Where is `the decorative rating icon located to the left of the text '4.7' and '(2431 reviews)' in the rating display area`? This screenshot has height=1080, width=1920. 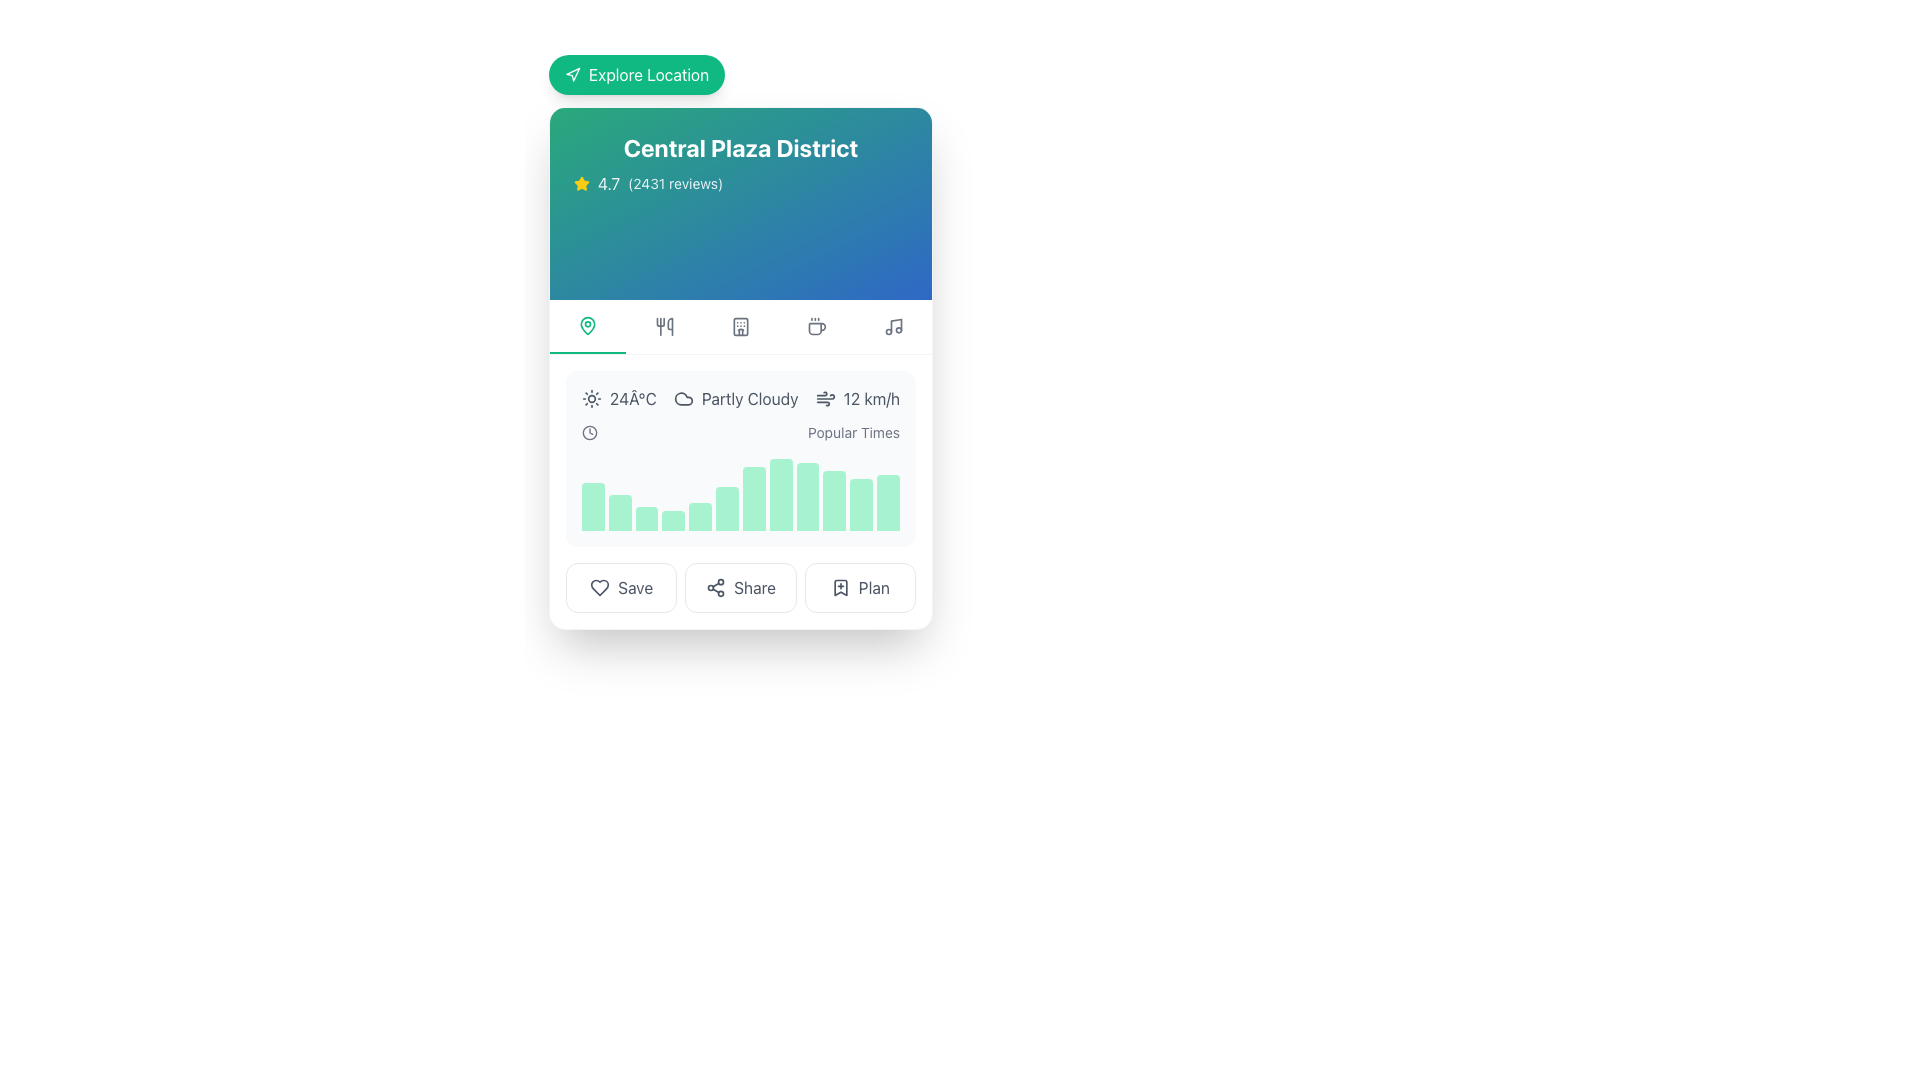 the decorative rating icon located to the left of the text '4.7' and '(2431 reviews)' in the rating display area is located at coordinates (580, 184).